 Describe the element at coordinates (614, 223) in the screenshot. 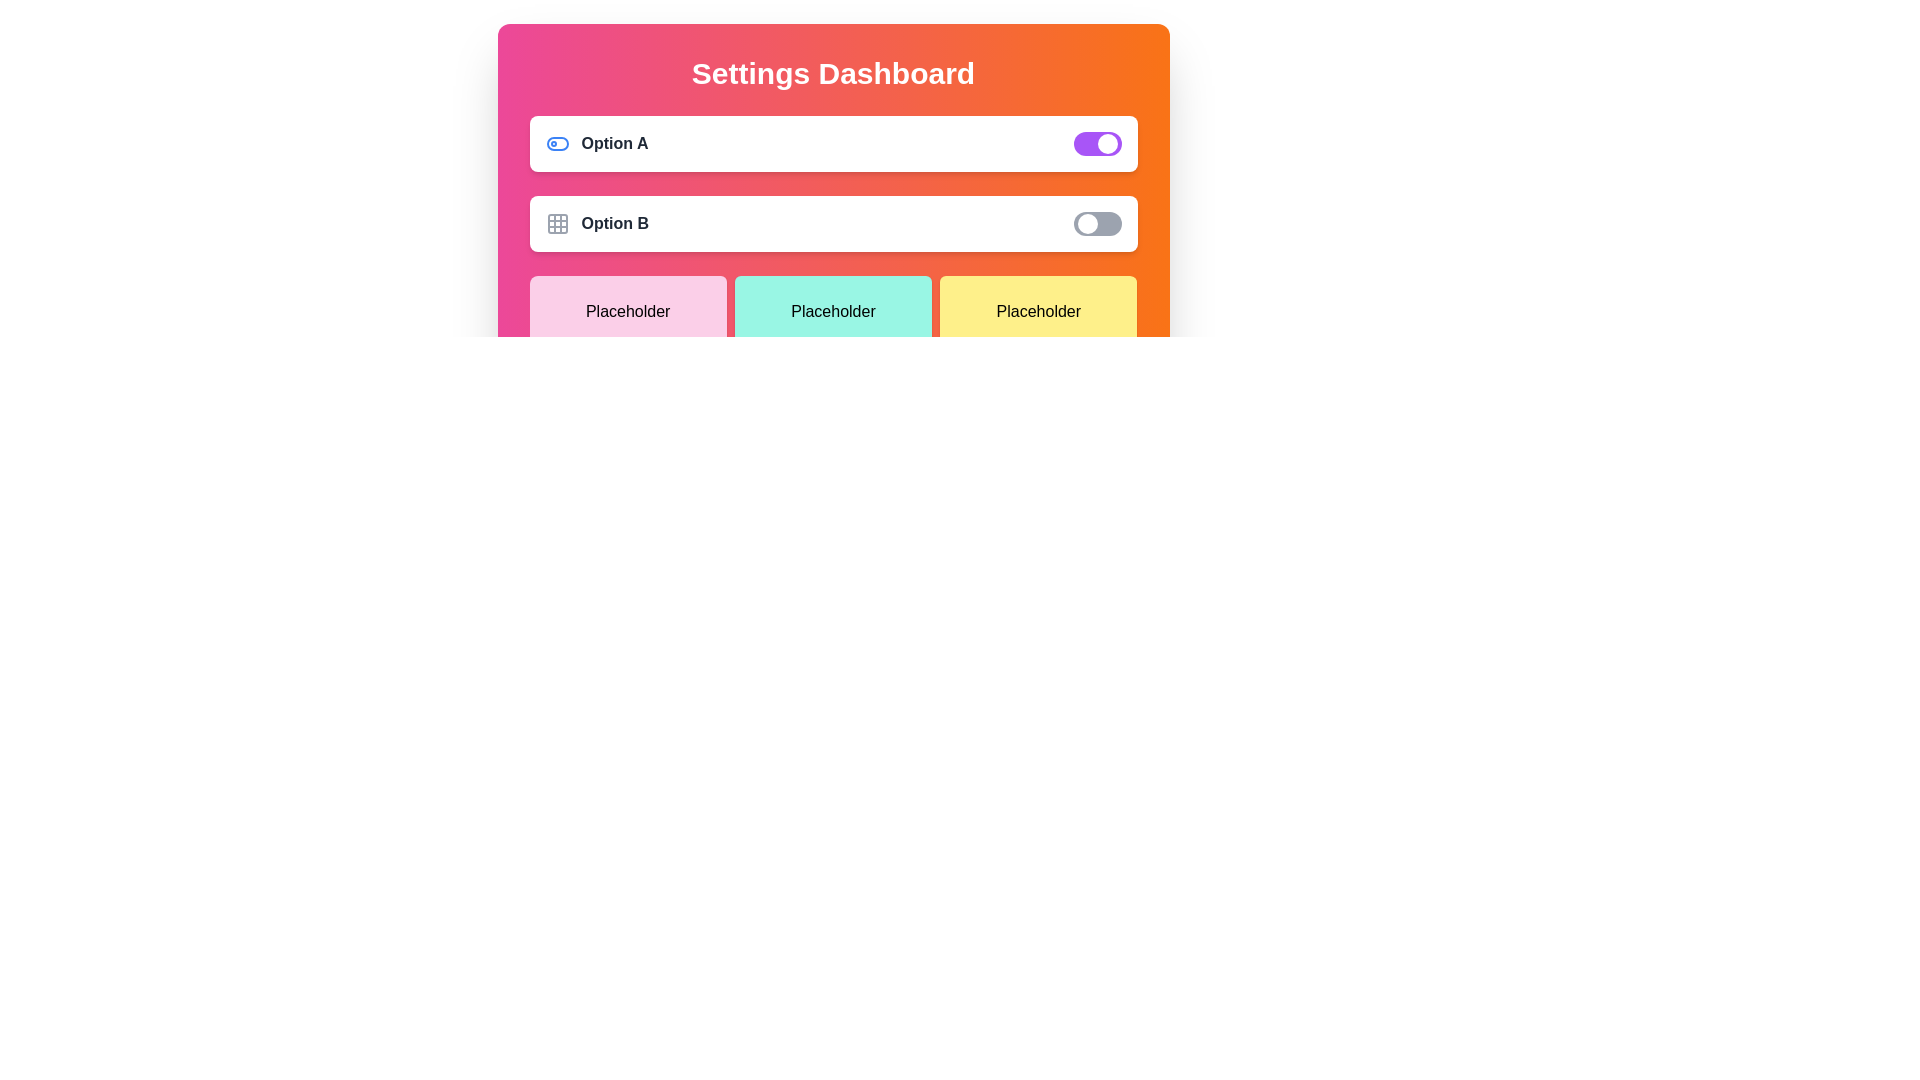

I see `the text label for 'Option B', which provides information about the current feature or setting in the settings dashboard` at that location.